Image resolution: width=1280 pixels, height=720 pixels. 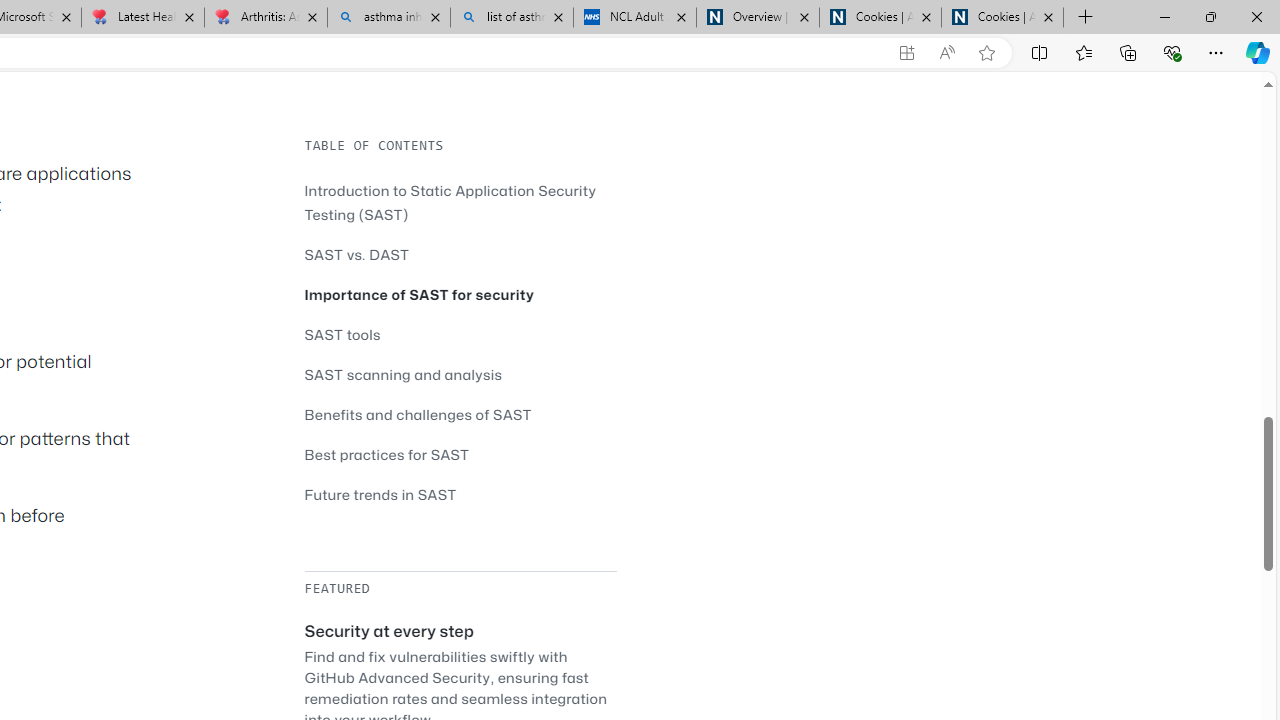 I want to click on 'Introduction to Static Application Security Testing (SAST)', so click(x=449, y=202).